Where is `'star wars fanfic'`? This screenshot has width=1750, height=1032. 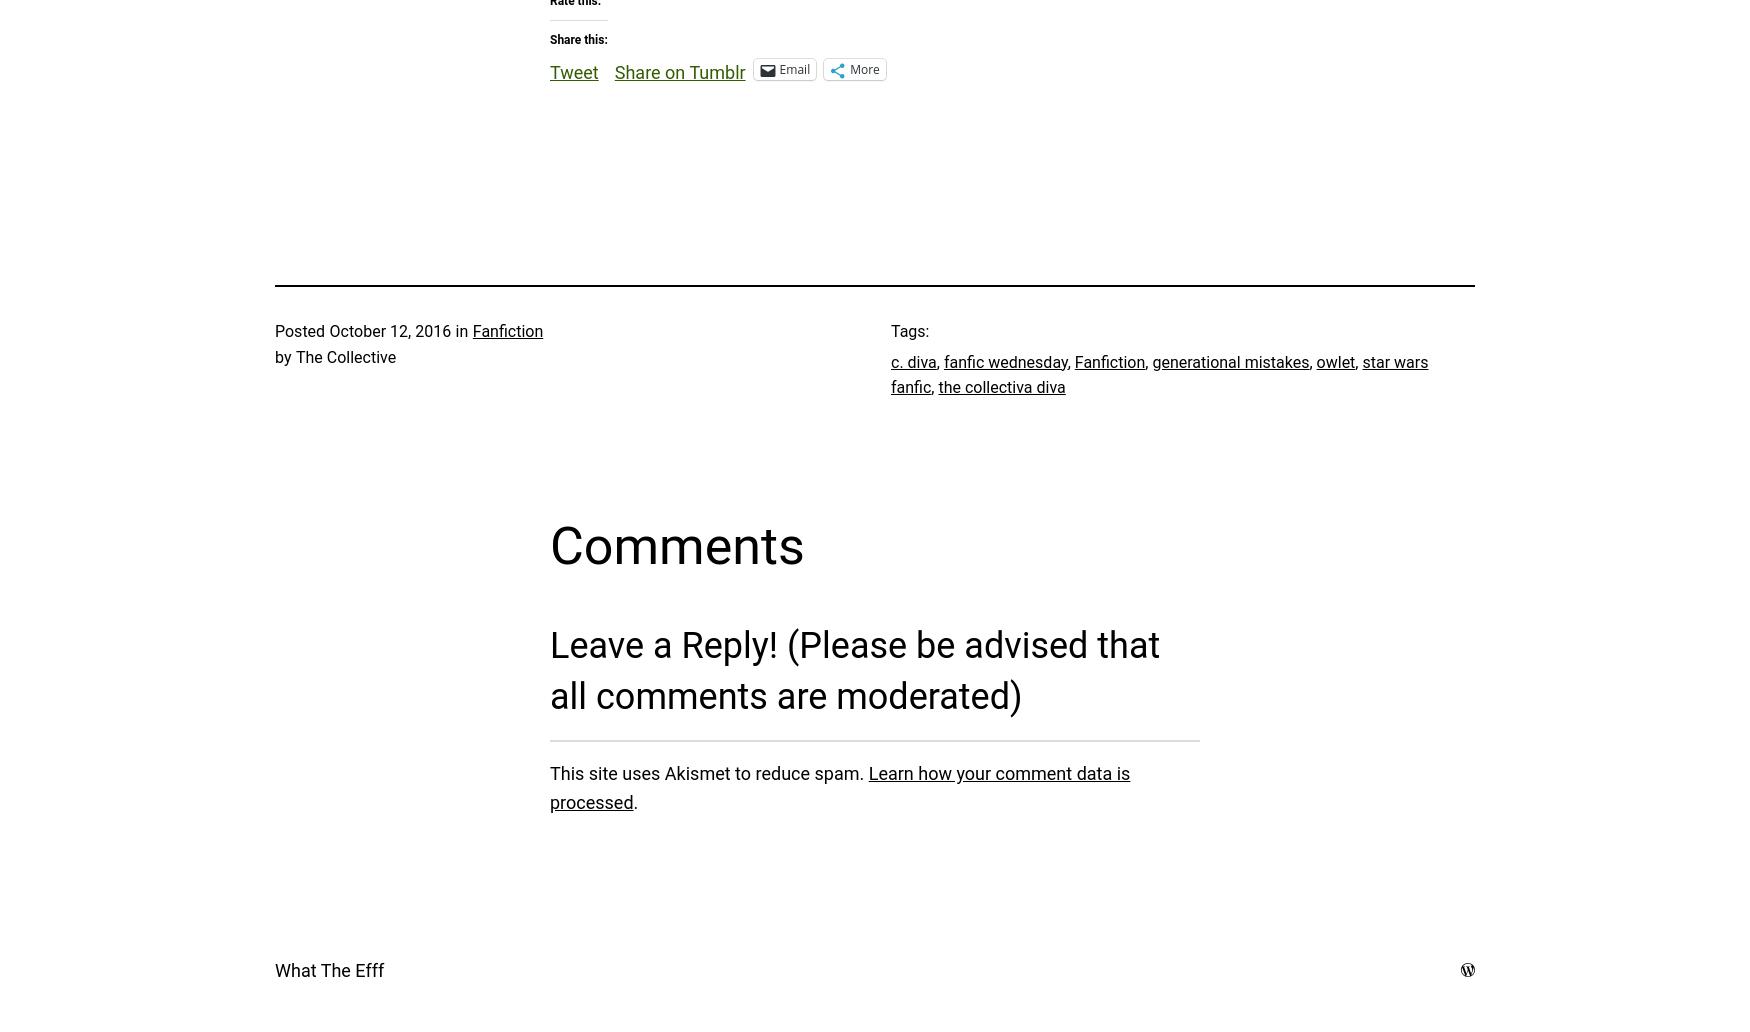
'star wars fanfic' is located at coordinates (1158, 374).